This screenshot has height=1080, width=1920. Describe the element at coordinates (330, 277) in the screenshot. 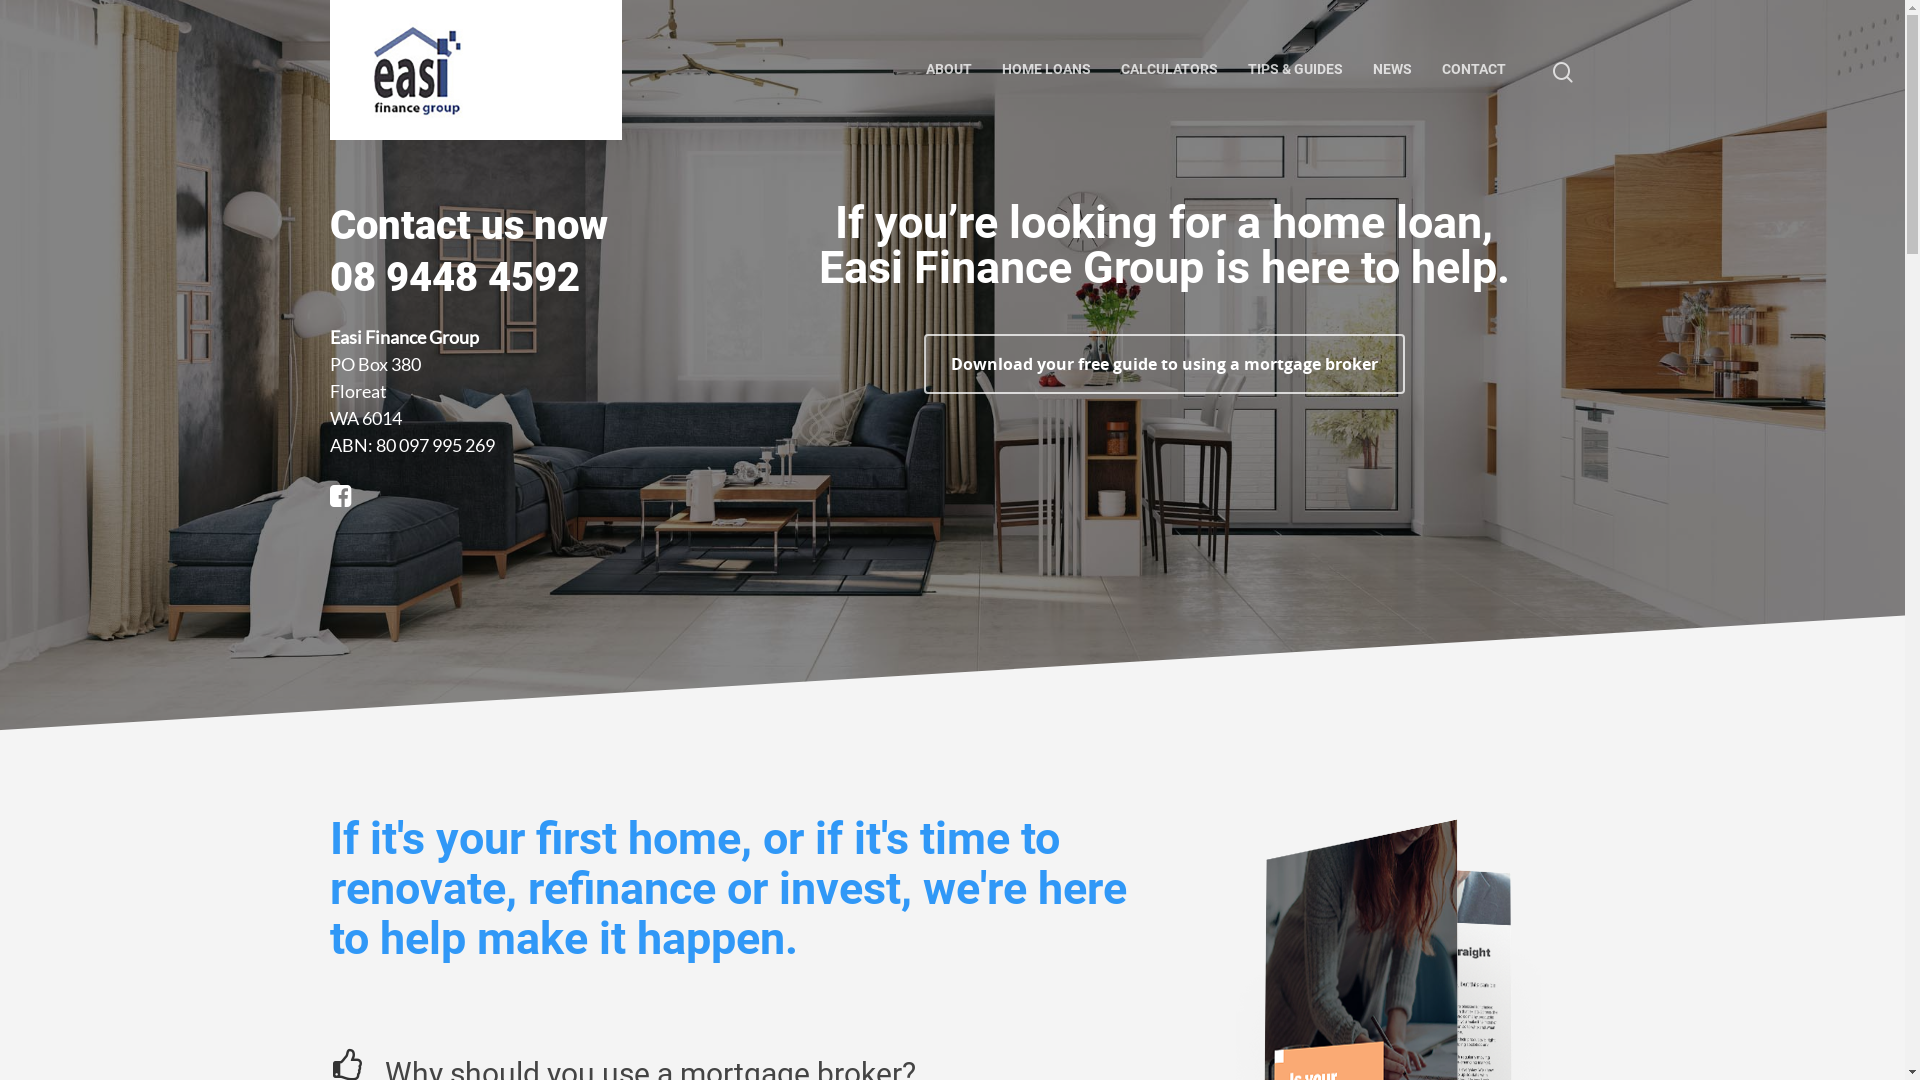

I see `'08 9448 4592'` at that location.